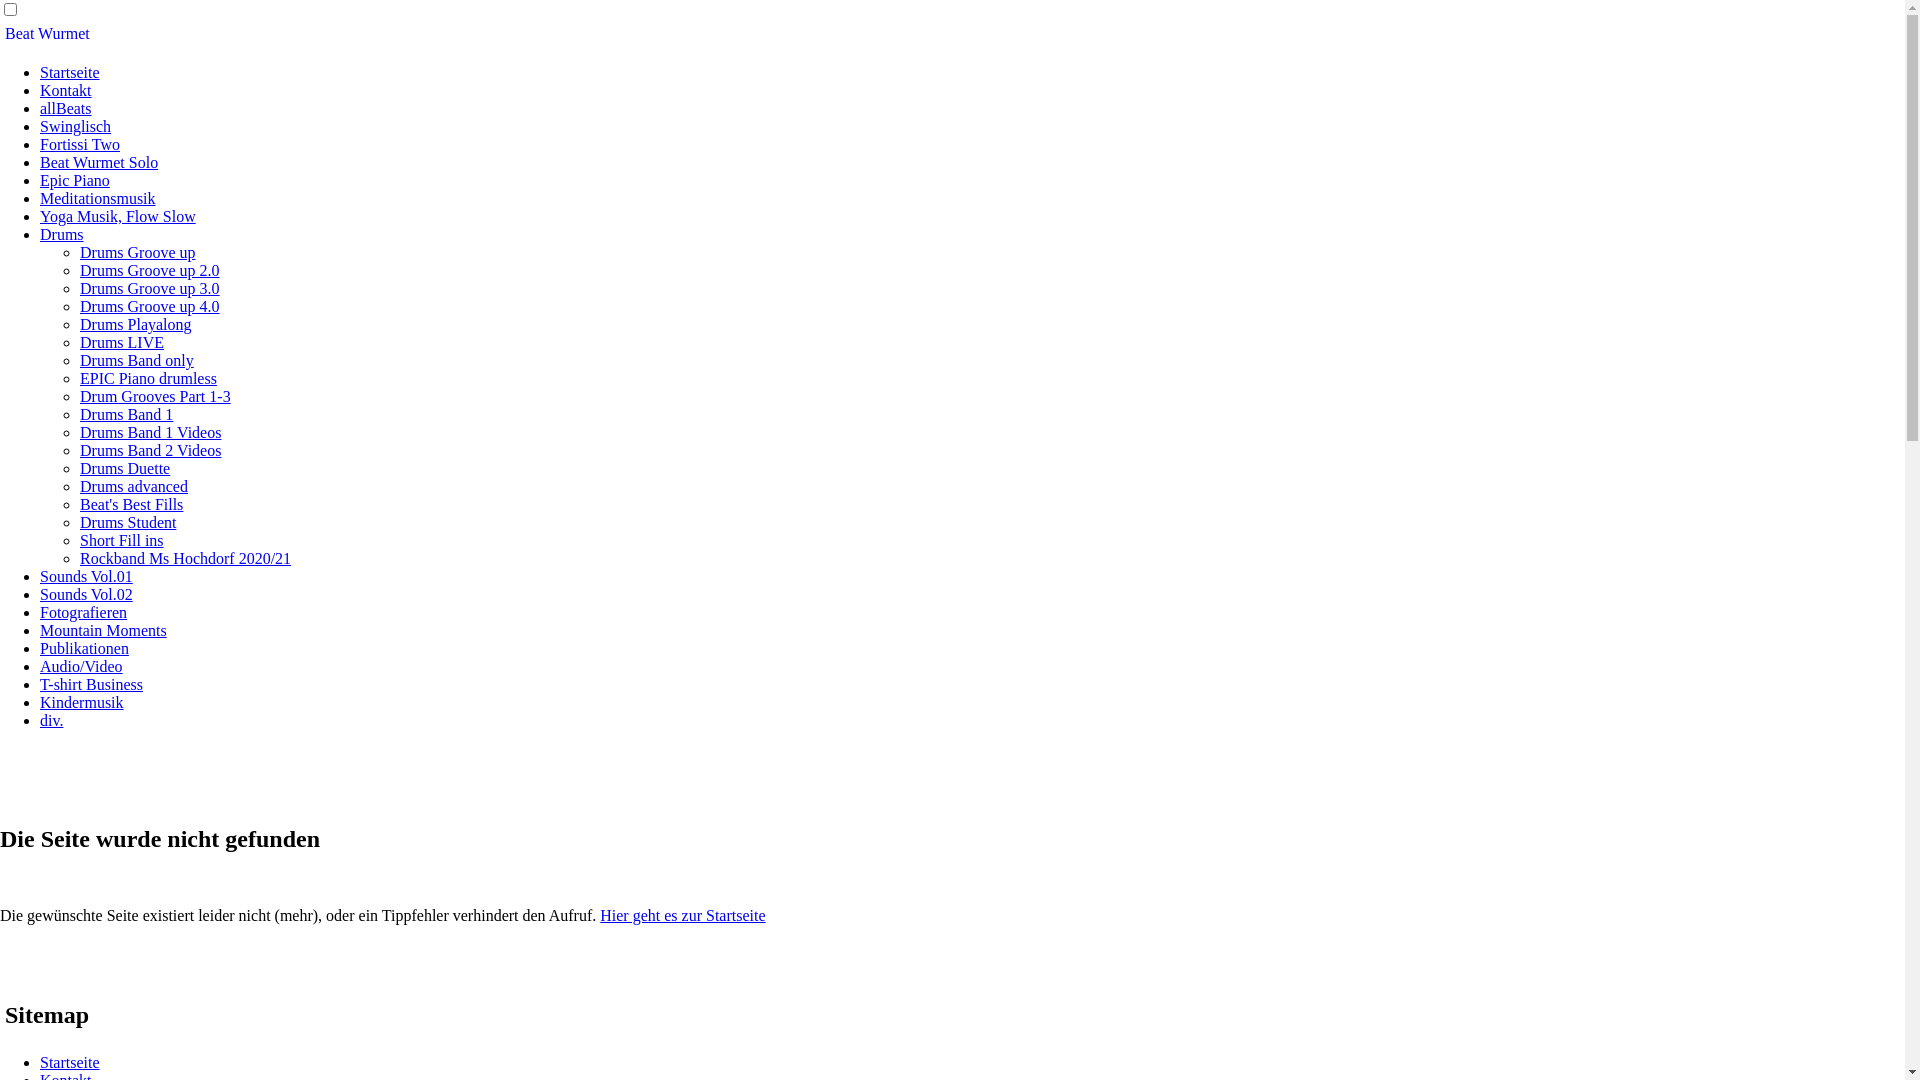 The height and width of the screenshot is (1080, 1920). I want to click on 'Drums Student', so click(127, 521).